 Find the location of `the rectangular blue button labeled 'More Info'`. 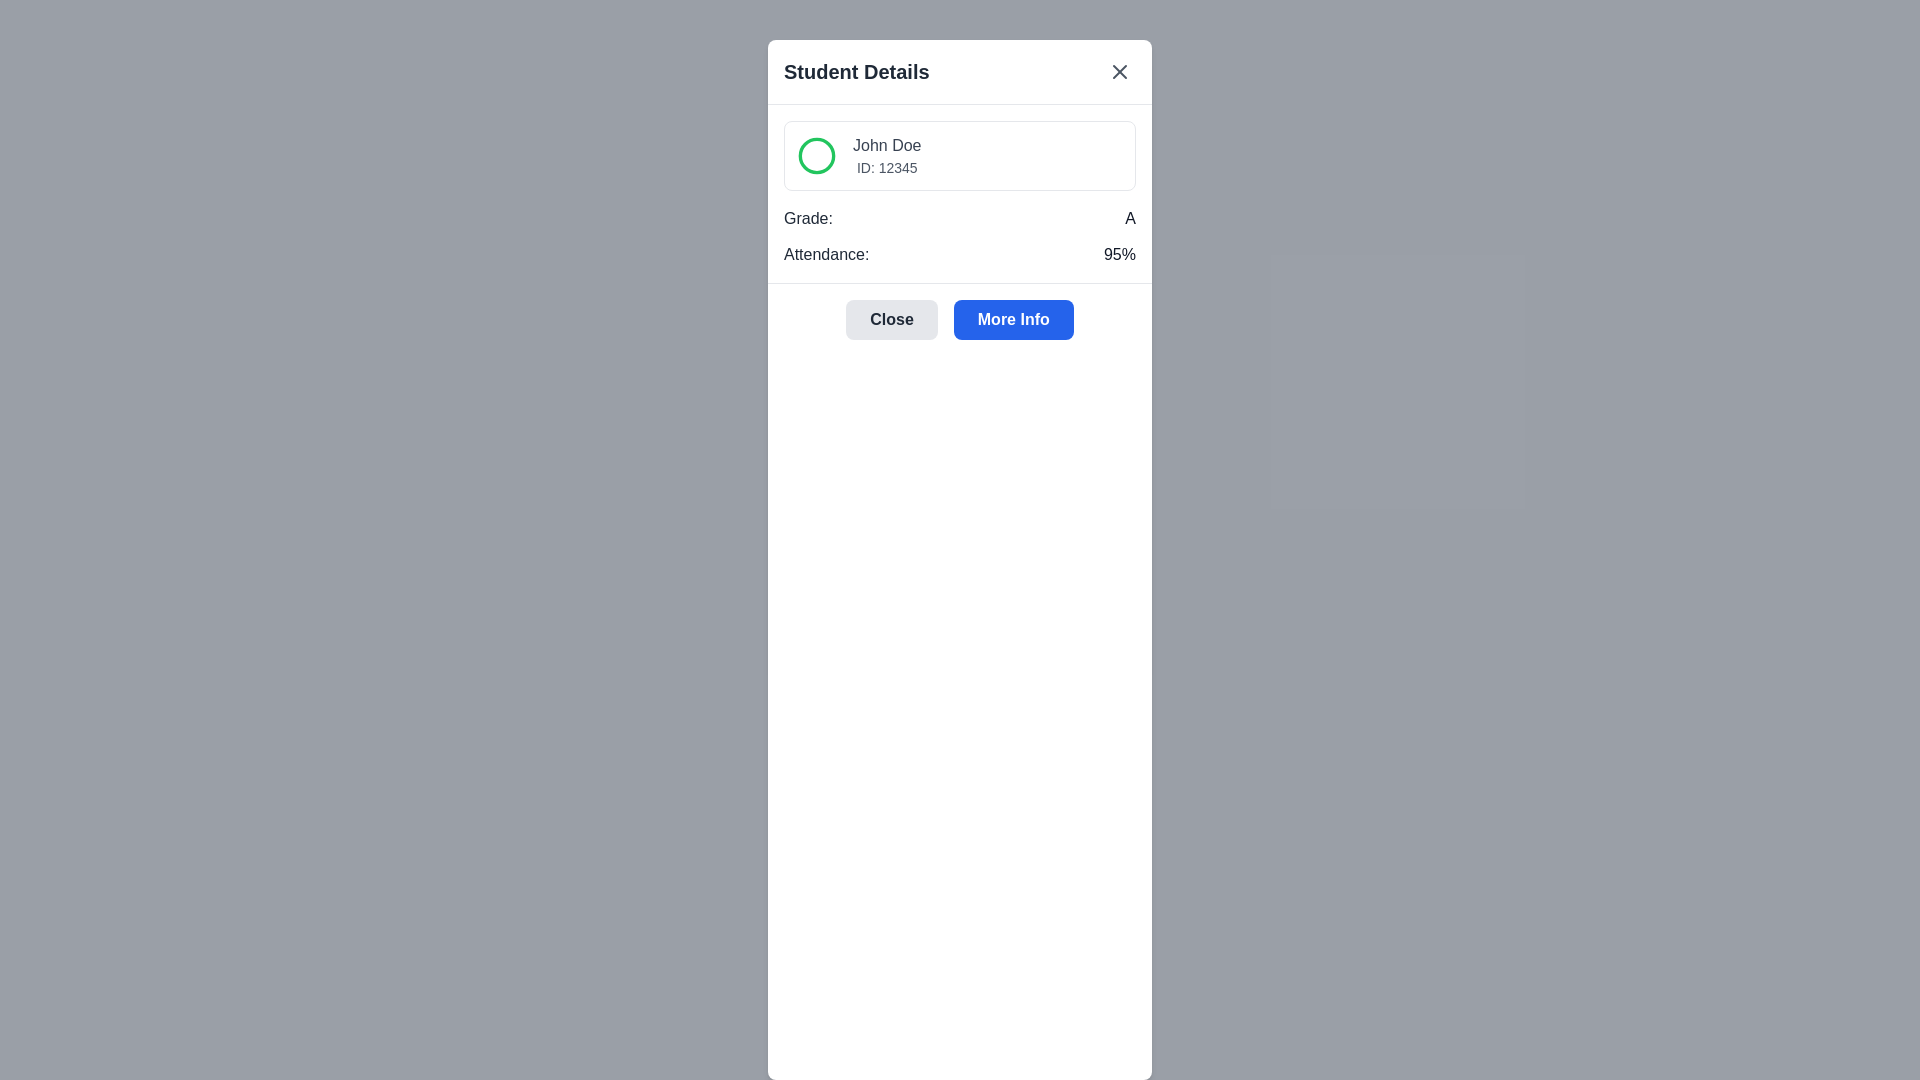

the rectangular blue button labeled 'More Info' is located at coordinates (1013, 319).